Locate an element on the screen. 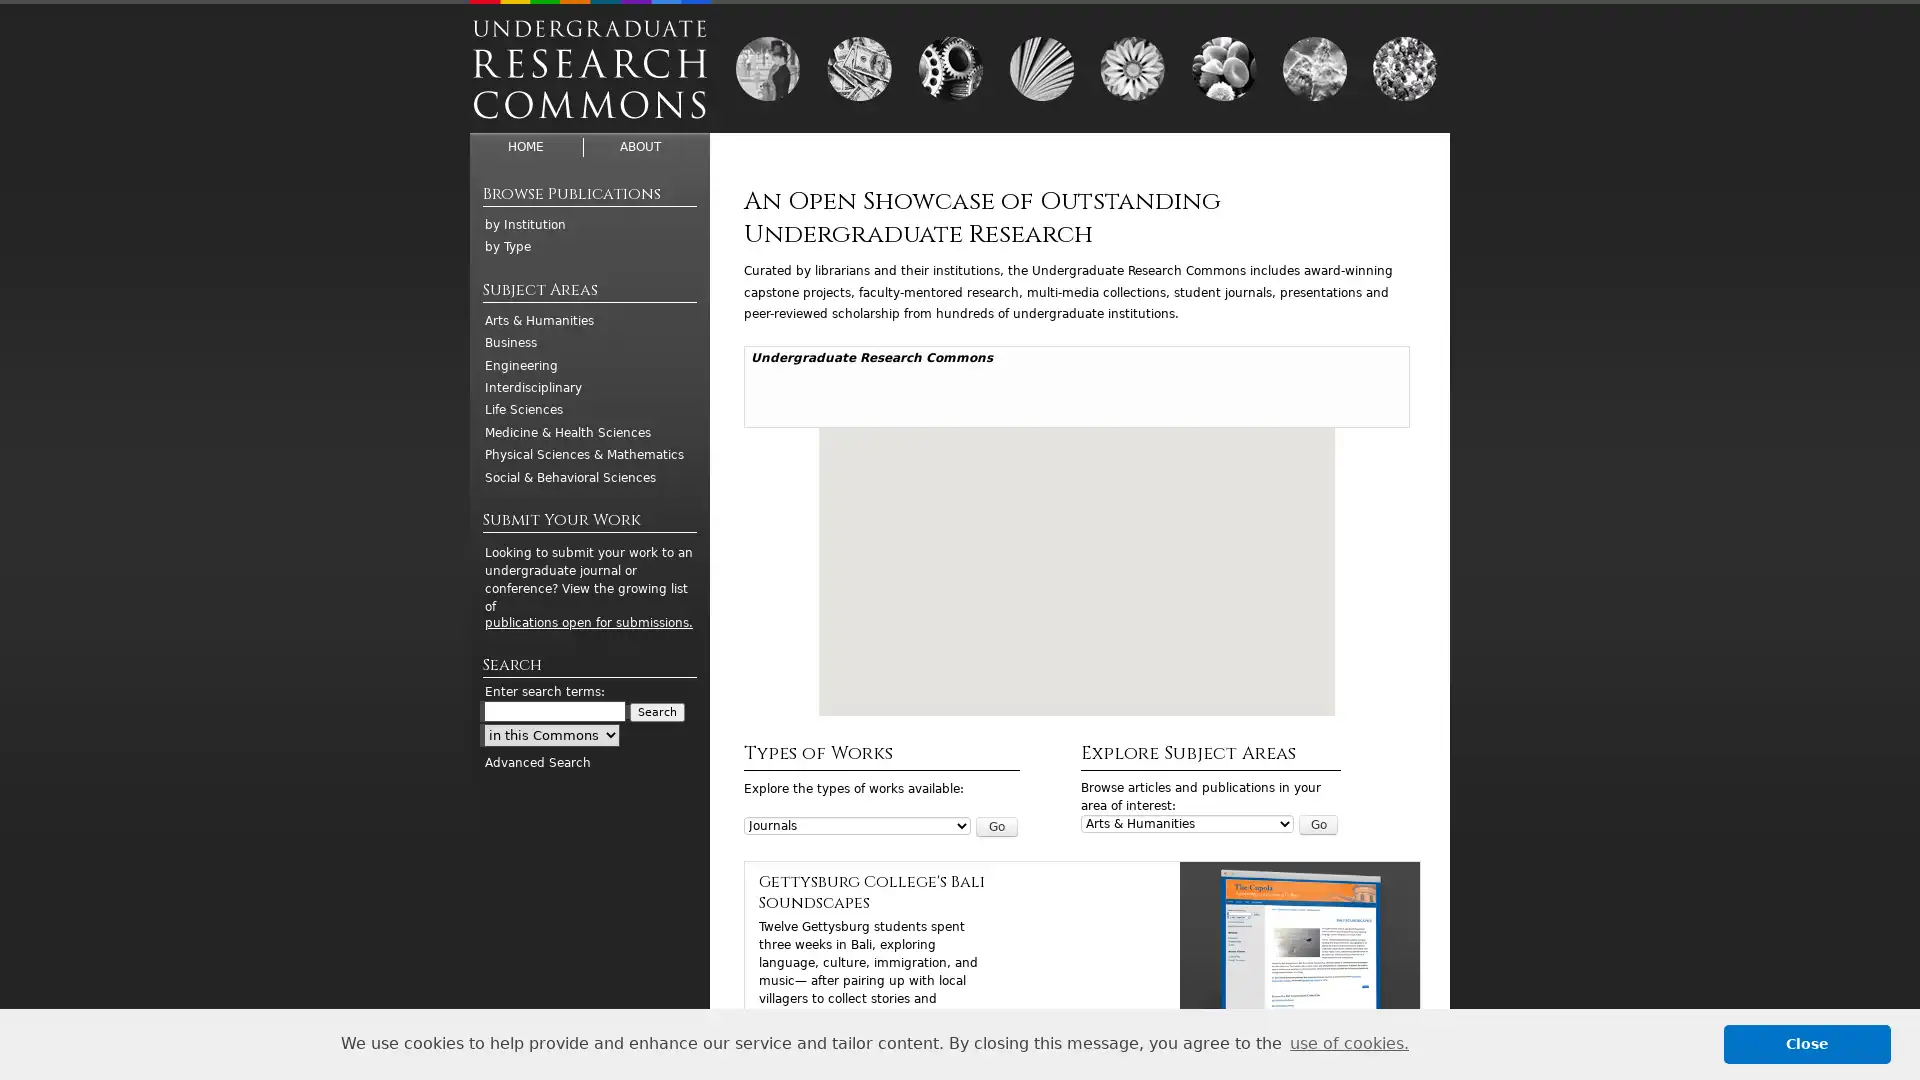  Search is located at coordinates (657, 711).